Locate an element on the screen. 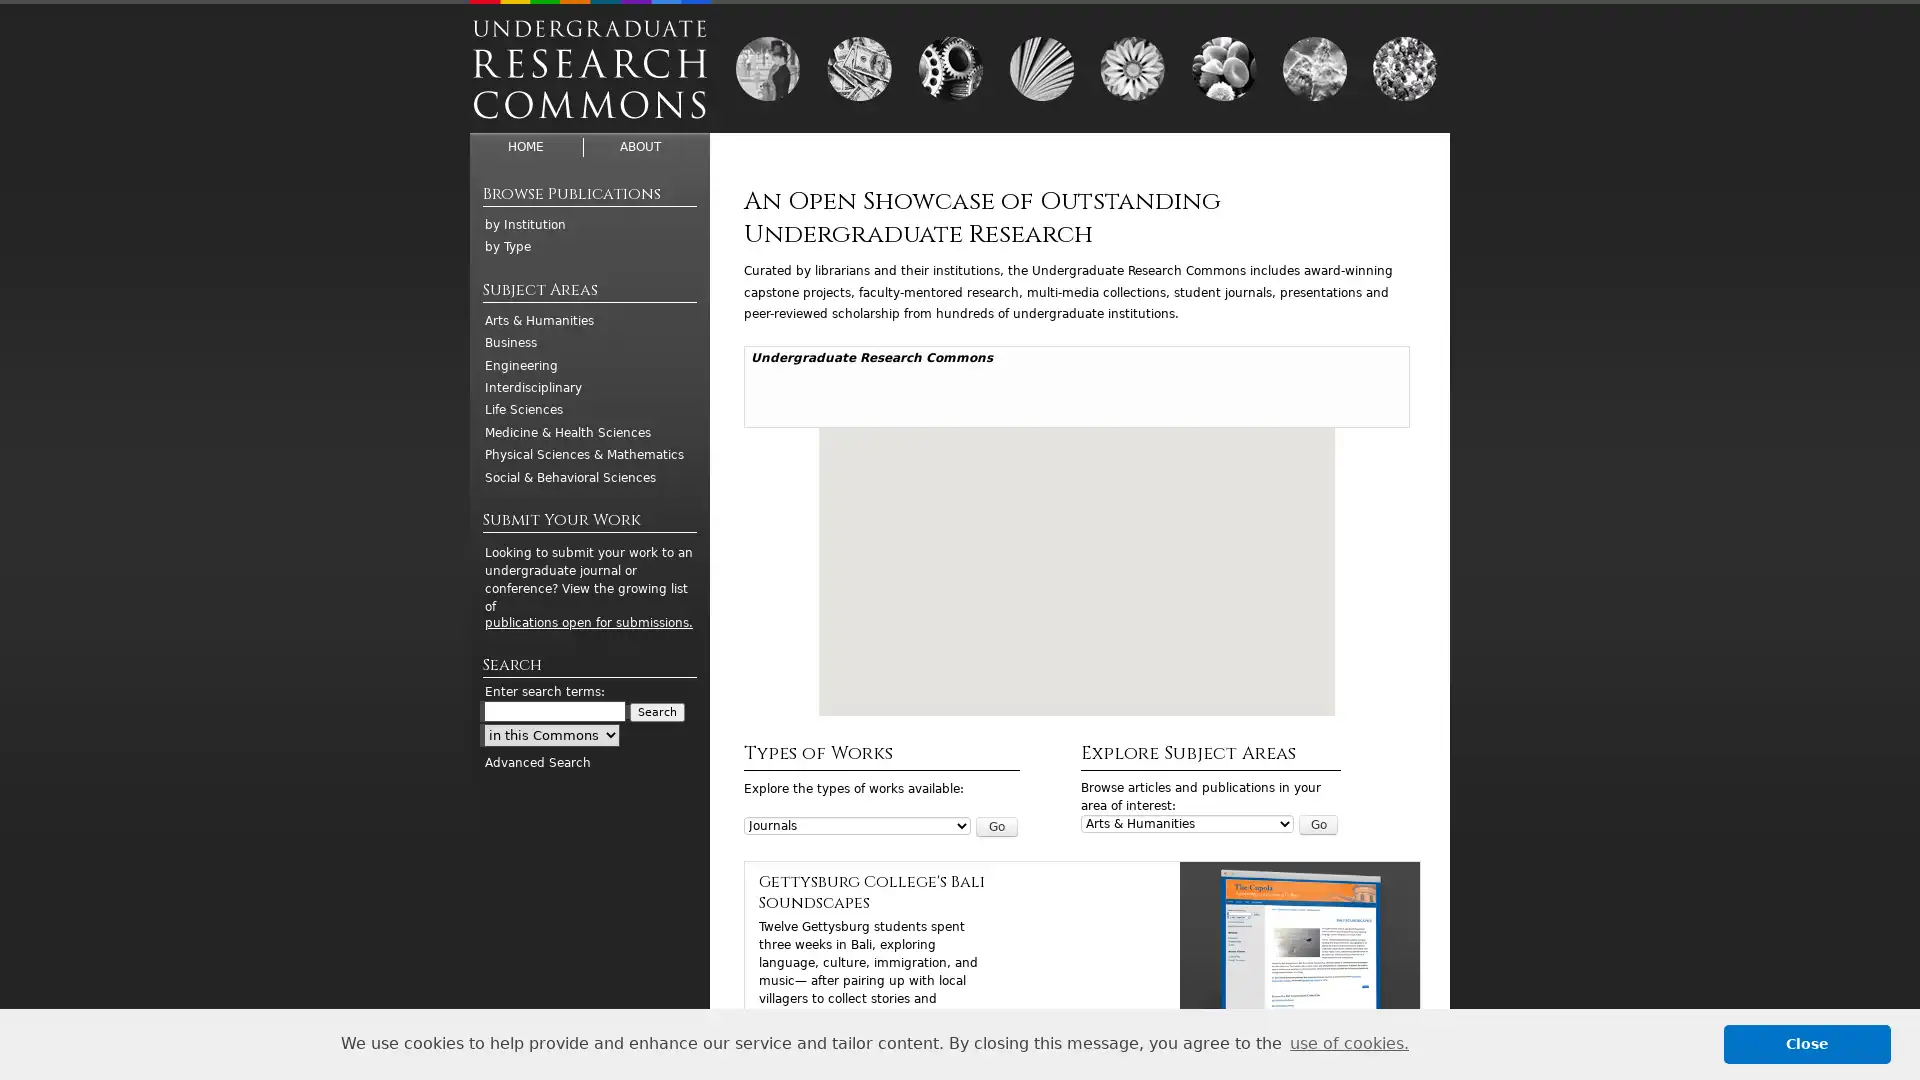  Search is located at coordinates (657, 711).